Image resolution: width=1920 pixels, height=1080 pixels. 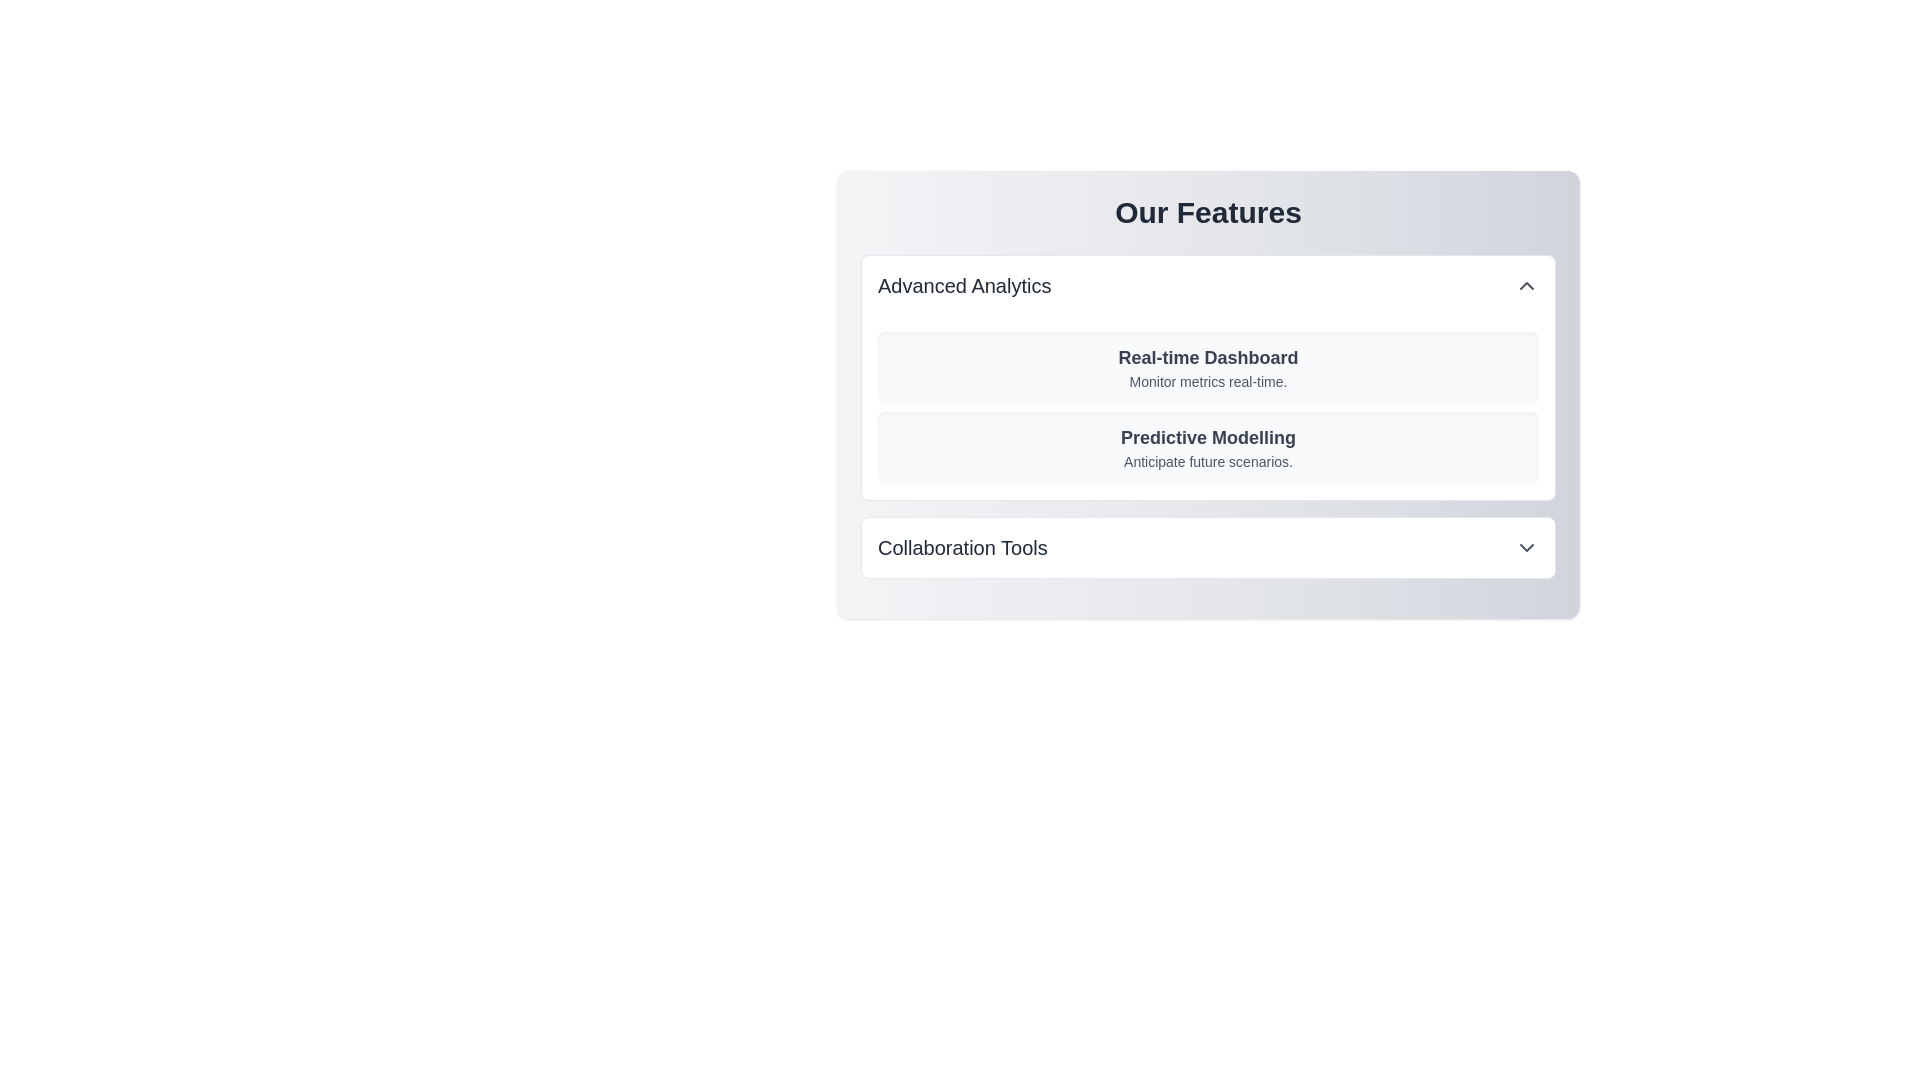 What do you see at coordinates (1207, 381) in the screenshot?
I see `static text element located below the 'Real-time Dashboard' title in the 'Advanced Analytics' section for accessibility purposes` at bounding box center [1207, 381].